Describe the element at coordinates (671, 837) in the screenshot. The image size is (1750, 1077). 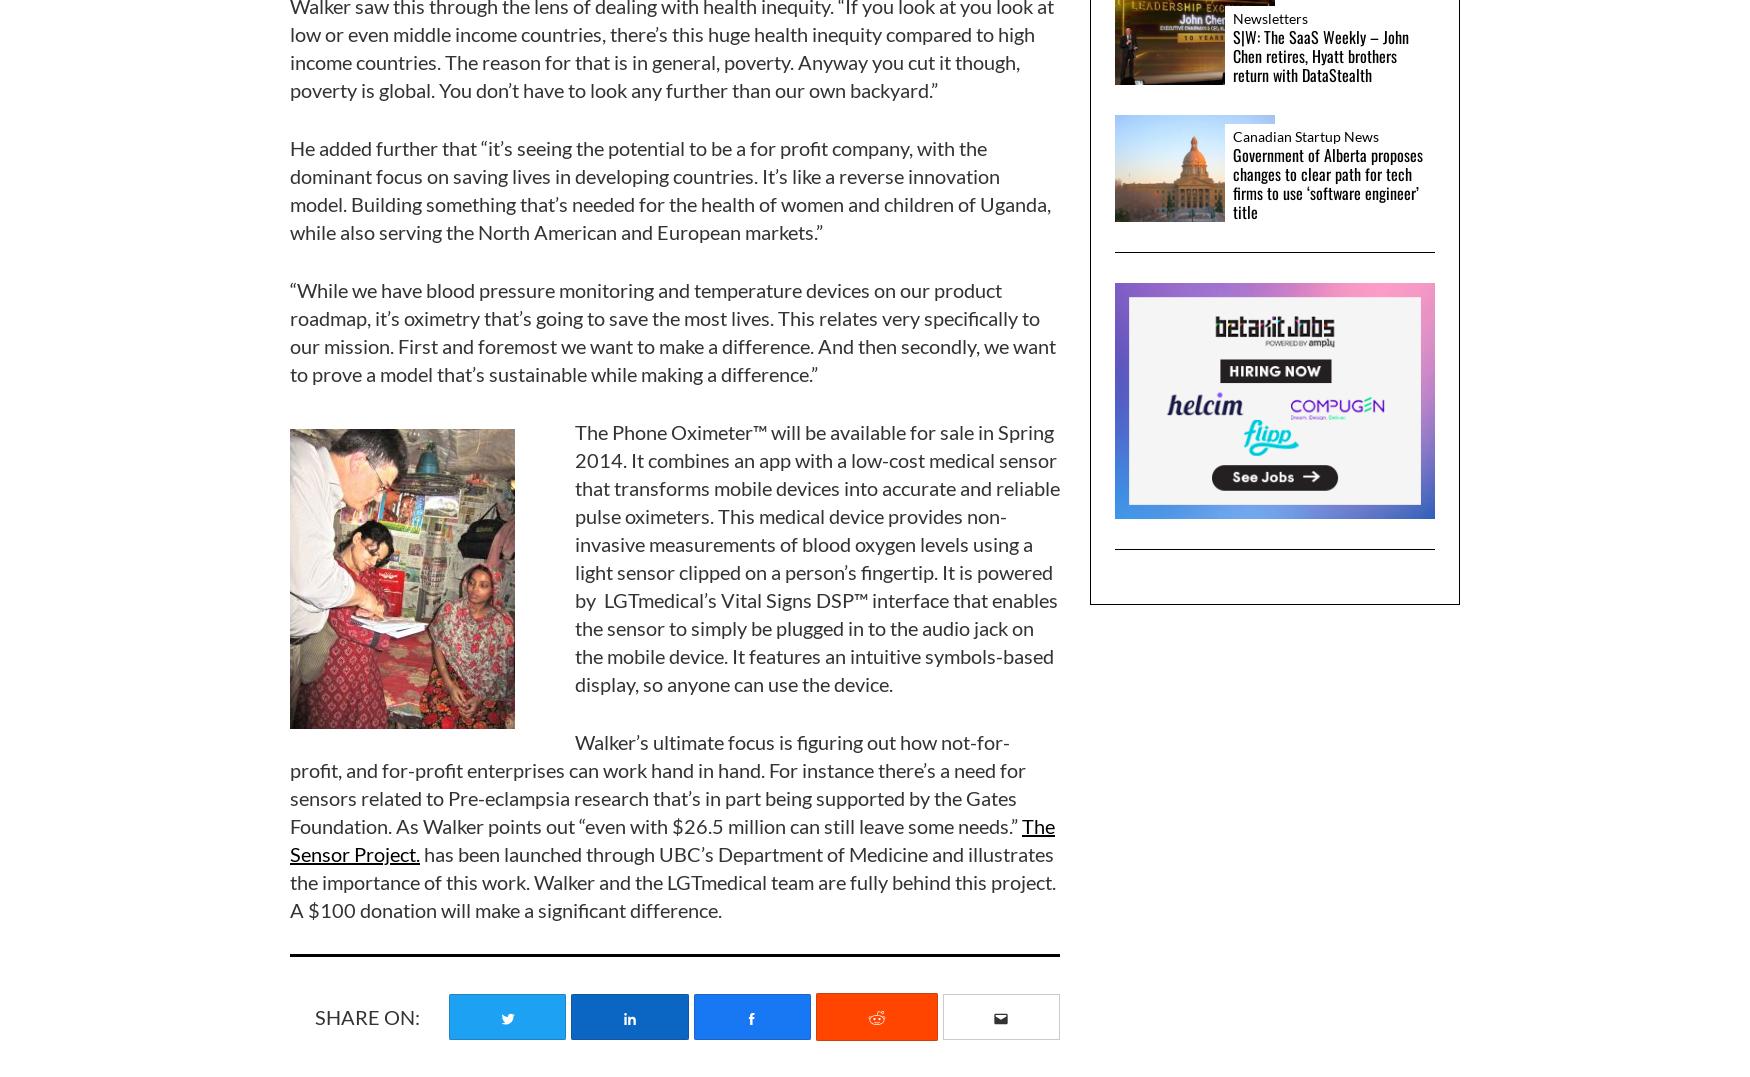
I see `'The Sensor Project.'` at that location.